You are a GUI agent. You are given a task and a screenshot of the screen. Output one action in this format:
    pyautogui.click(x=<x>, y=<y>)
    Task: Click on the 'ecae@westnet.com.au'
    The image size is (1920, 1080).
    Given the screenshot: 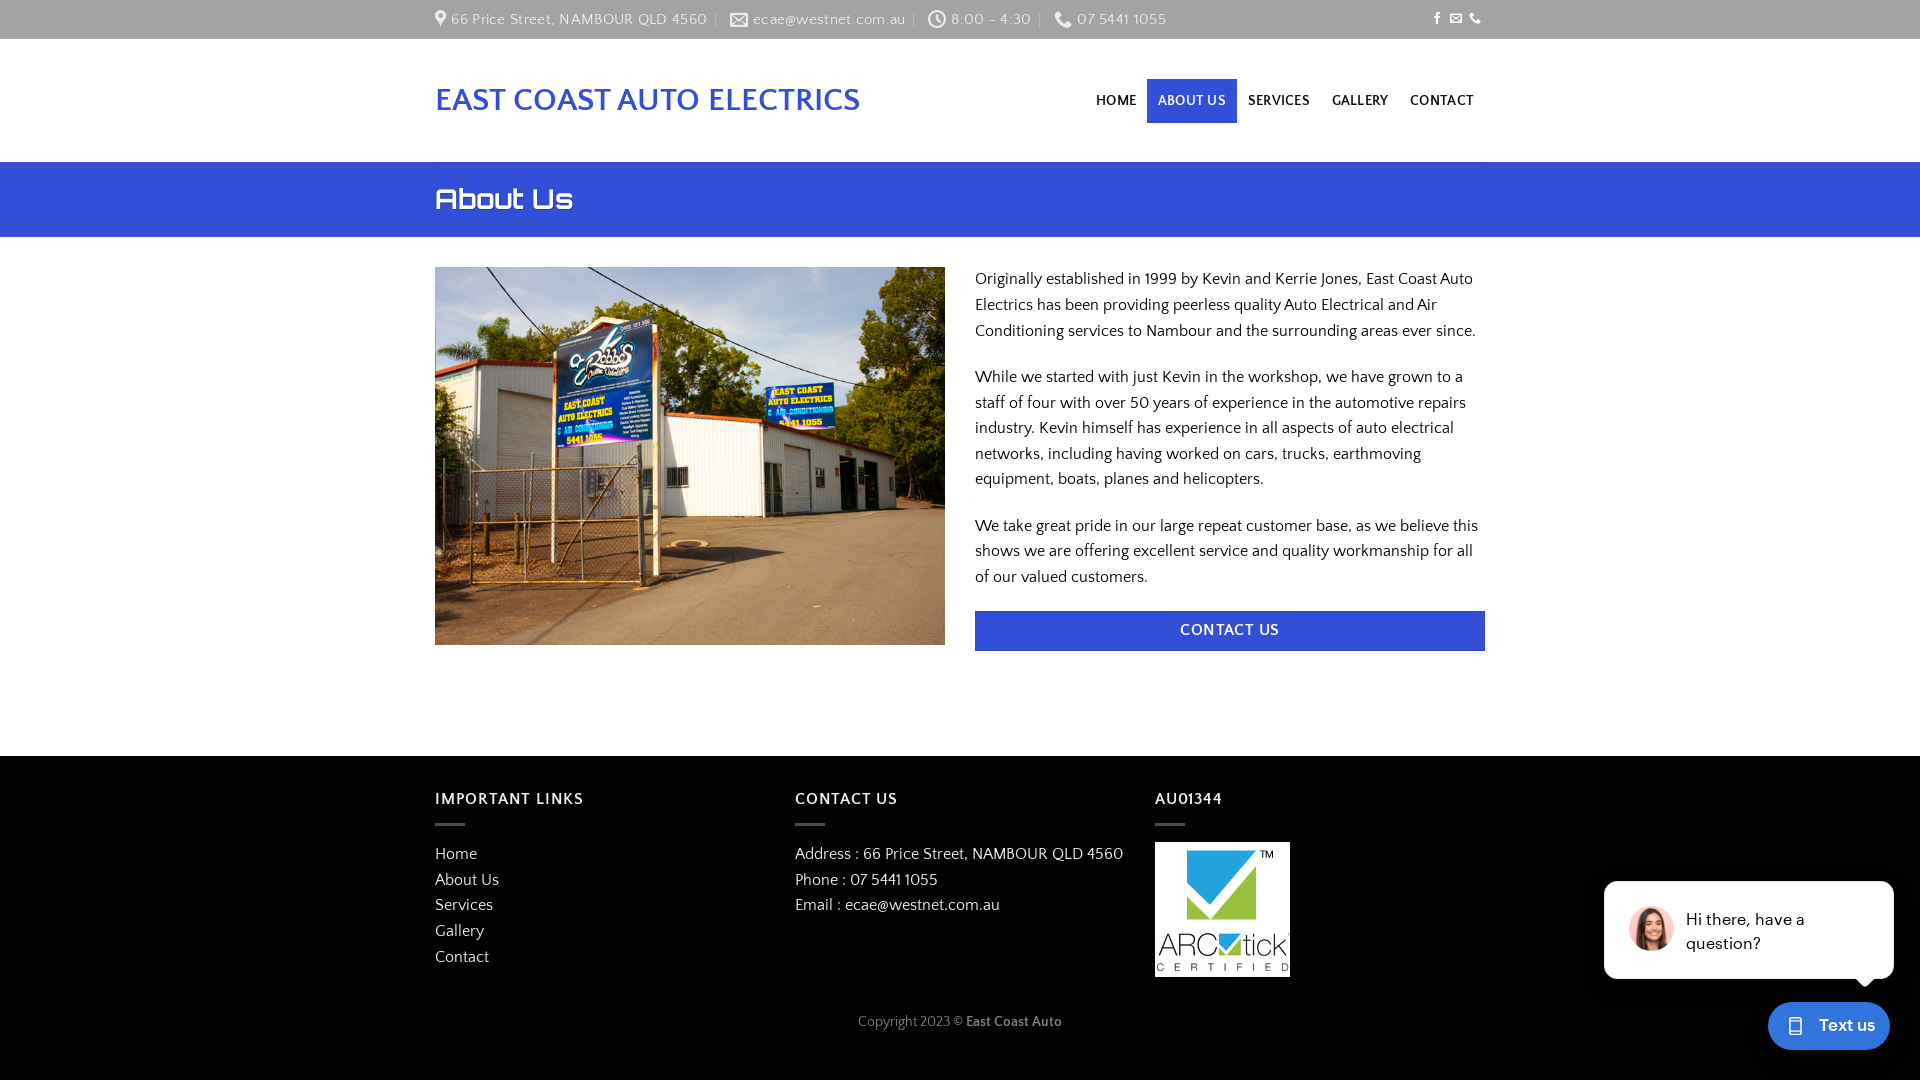 What is the action you would take?
    pyautogui.click(x=728, y=19)
    